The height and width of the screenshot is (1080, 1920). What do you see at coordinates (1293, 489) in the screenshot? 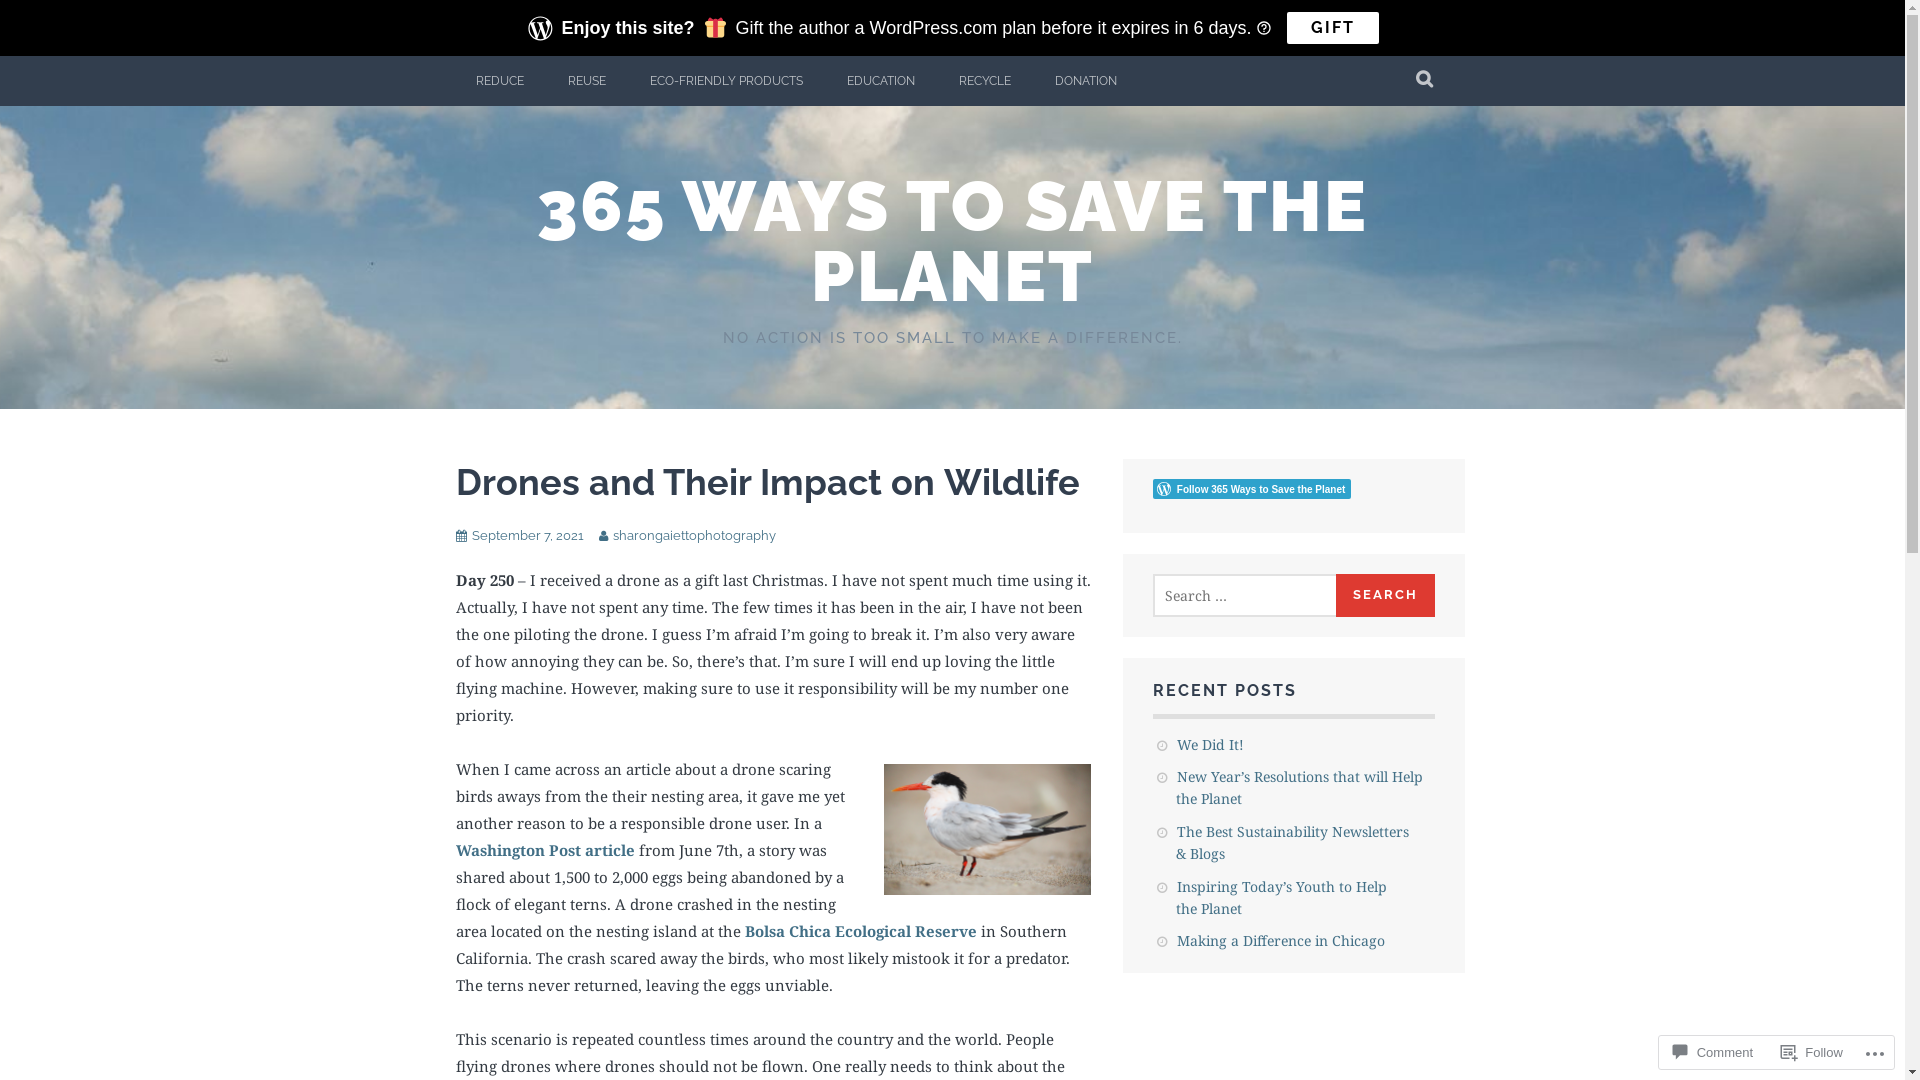
I see `'Follow Button'` at bounding box center [1293, 489].